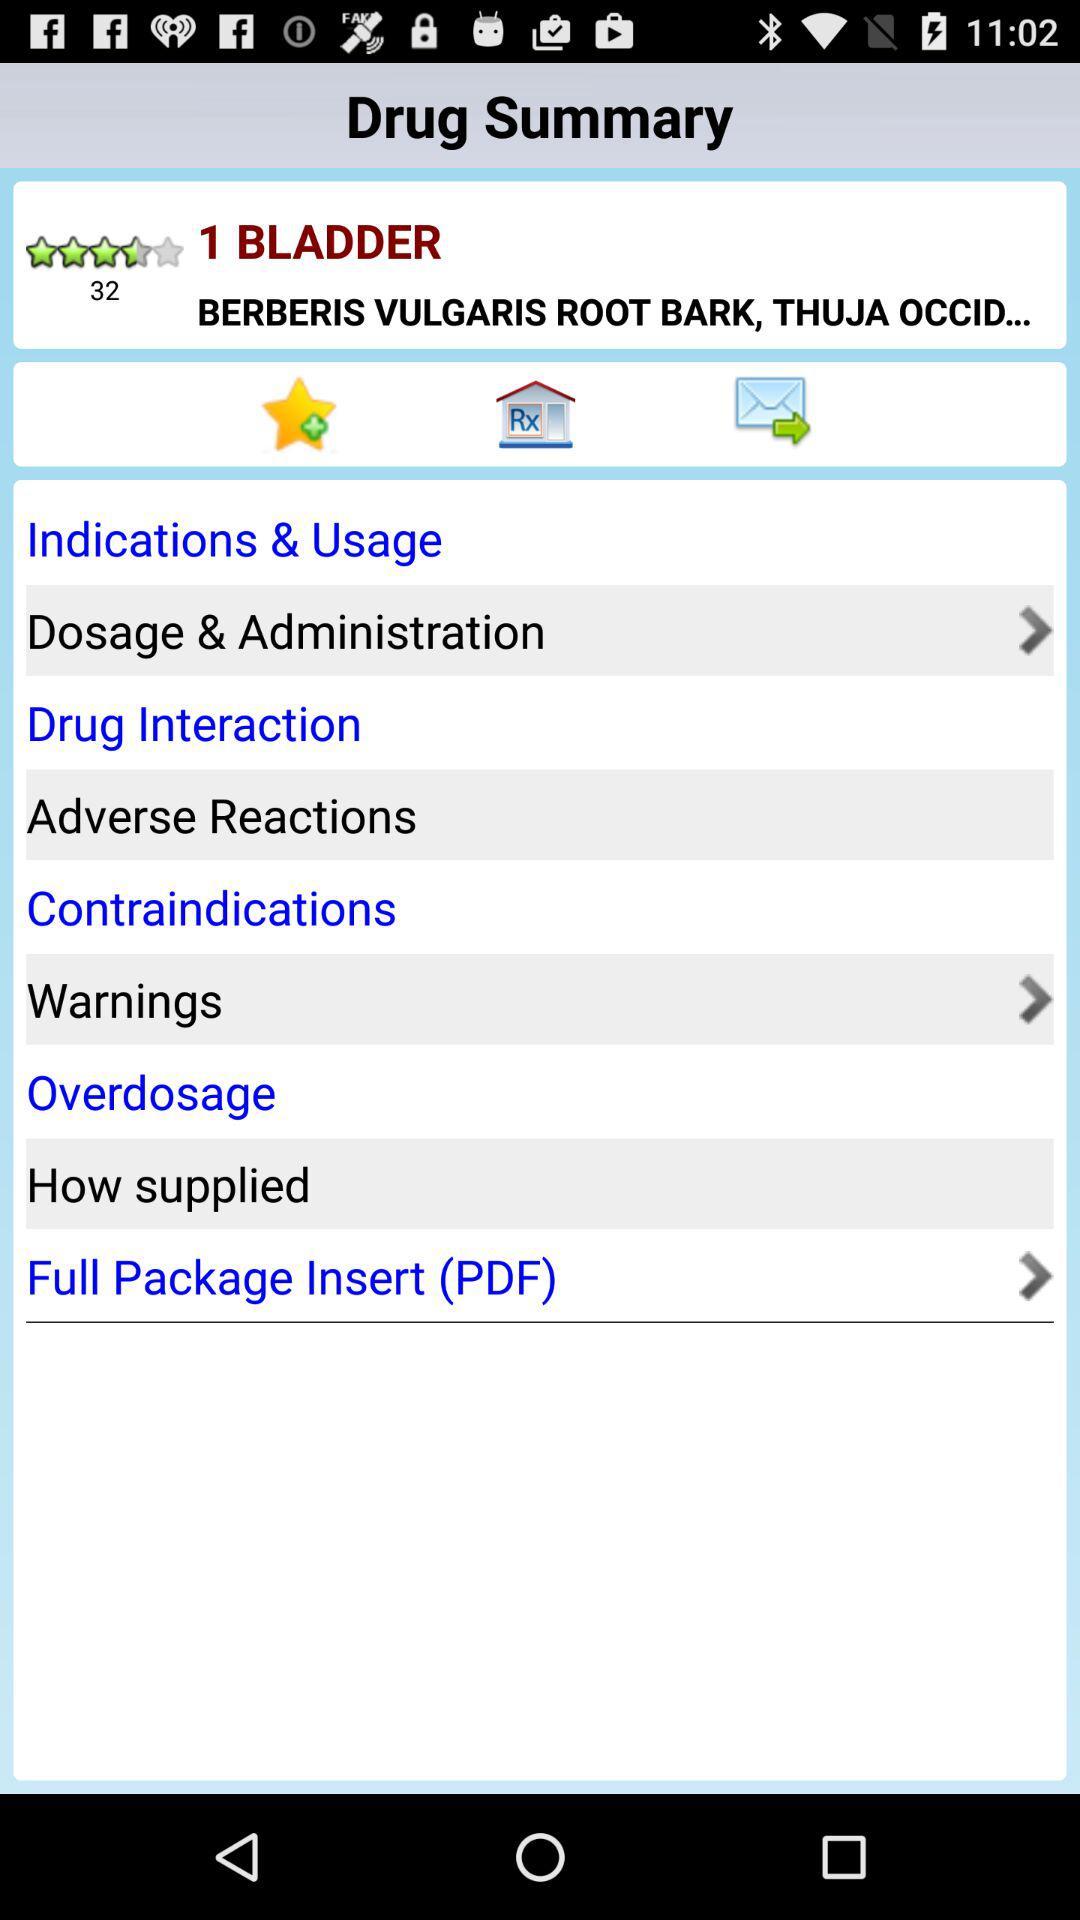 This screenshot has height=1920, width=1080. I want to click on the how supplied, so click(532, 1183).